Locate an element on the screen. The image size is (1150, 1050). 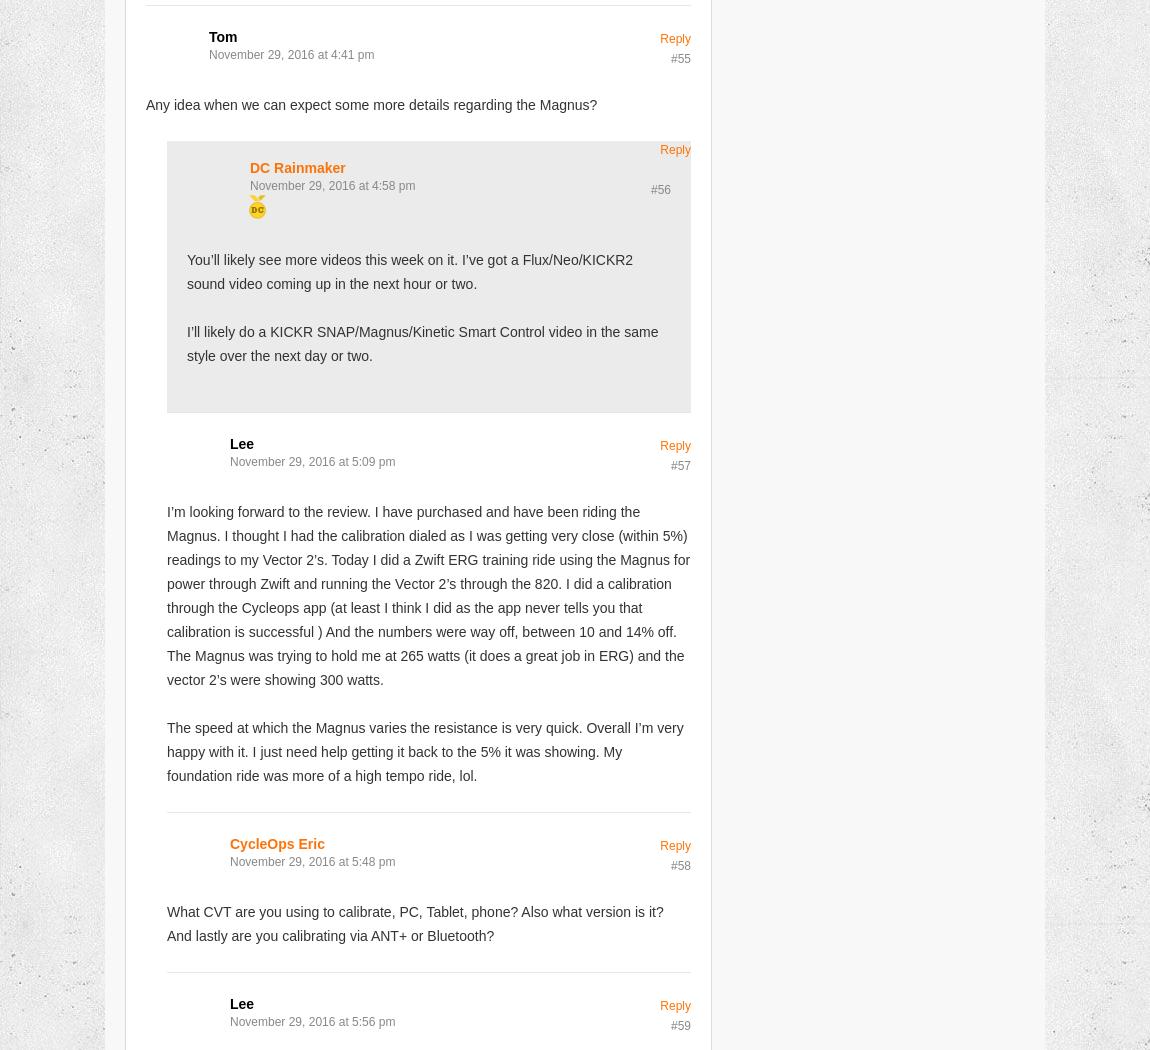
'DC Rainmaker' is located at coordinates (249, 166).